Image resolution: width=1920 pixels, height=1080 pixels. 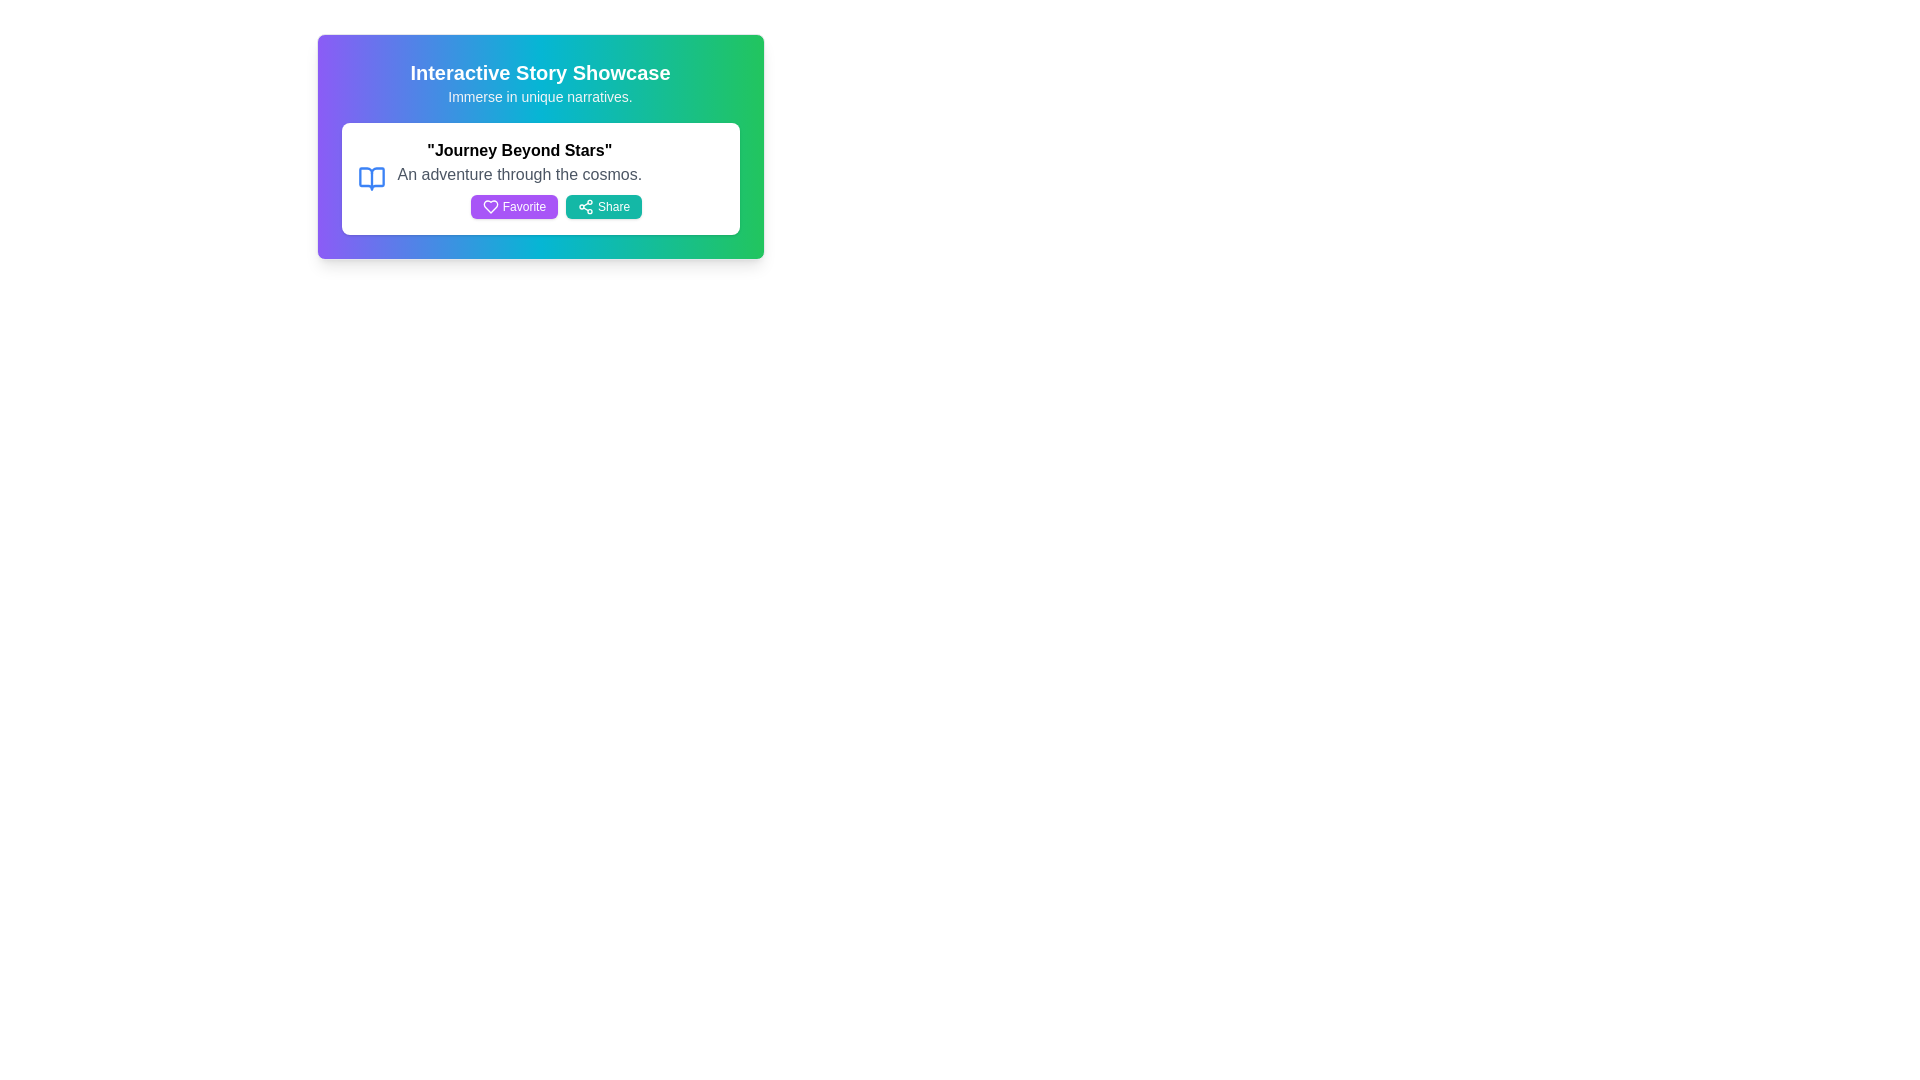 I want to click on the 'Favorite' button with a purple background and heart-shaped icon located in the bottom-right section of a card to mark it as favorite, so click(x=514, y=207).